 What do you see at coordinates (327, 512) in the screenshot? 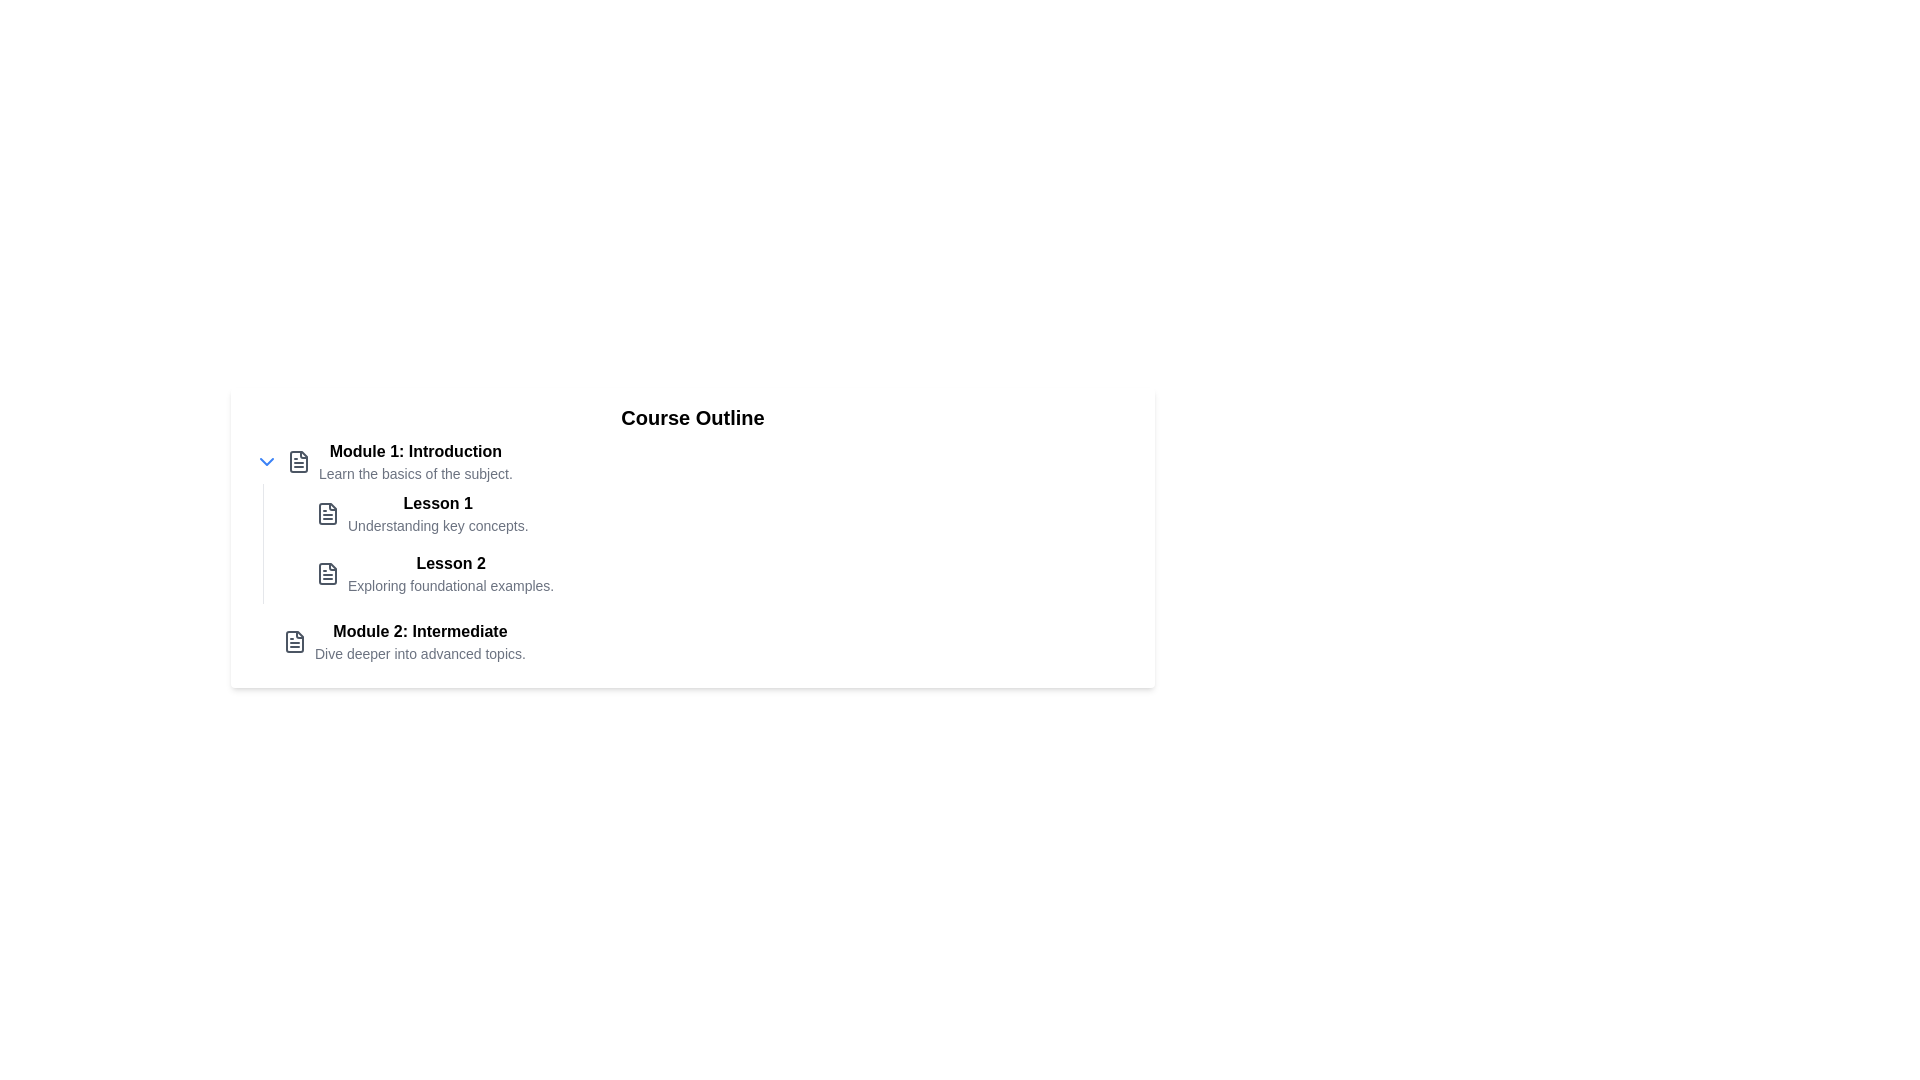
I see `the gray file or document icon located to the left of the 'Lesson 1' text in the course outline module titled 'Module 1: Introduction'` at bounding box center [327, 512].